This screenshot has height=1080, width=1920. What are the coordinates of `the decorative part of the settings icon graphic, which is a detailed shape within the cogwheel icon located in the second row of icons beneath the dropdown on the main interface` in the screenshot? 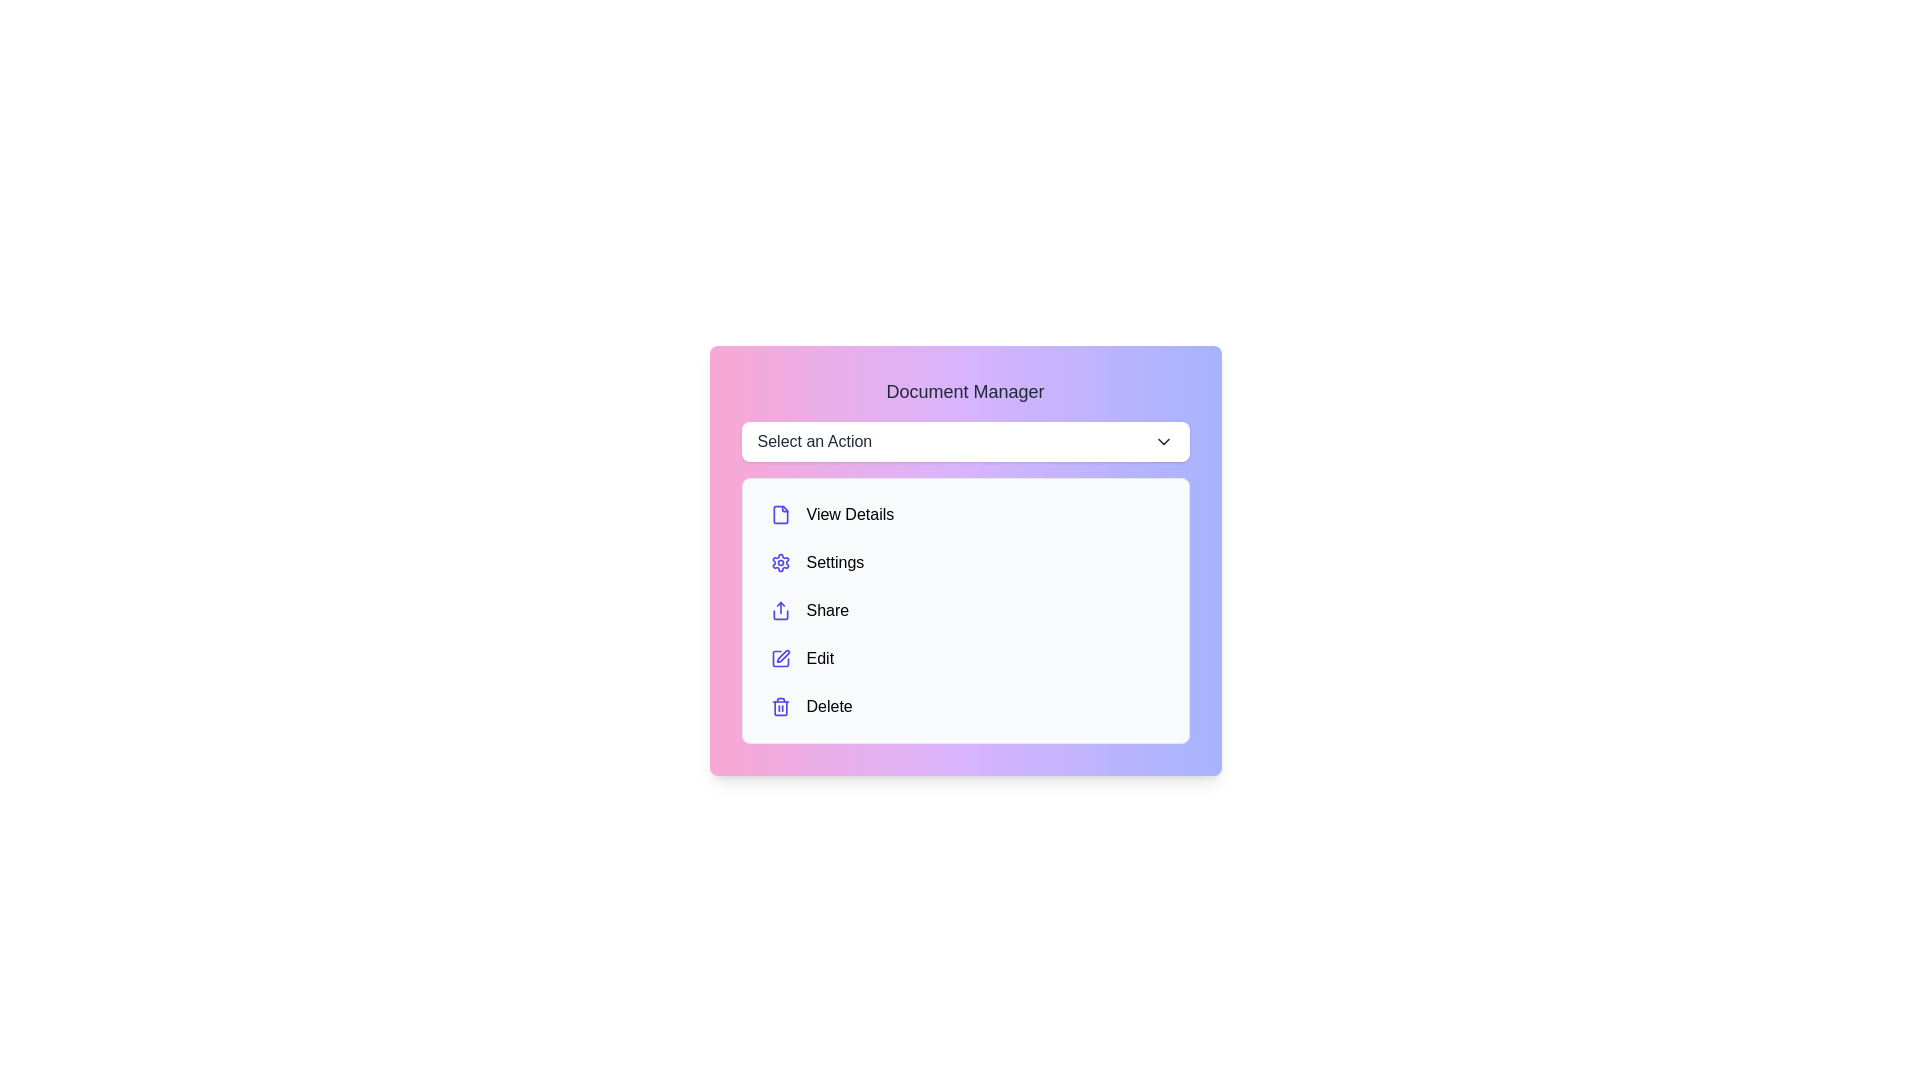 It's located at (779, 563).